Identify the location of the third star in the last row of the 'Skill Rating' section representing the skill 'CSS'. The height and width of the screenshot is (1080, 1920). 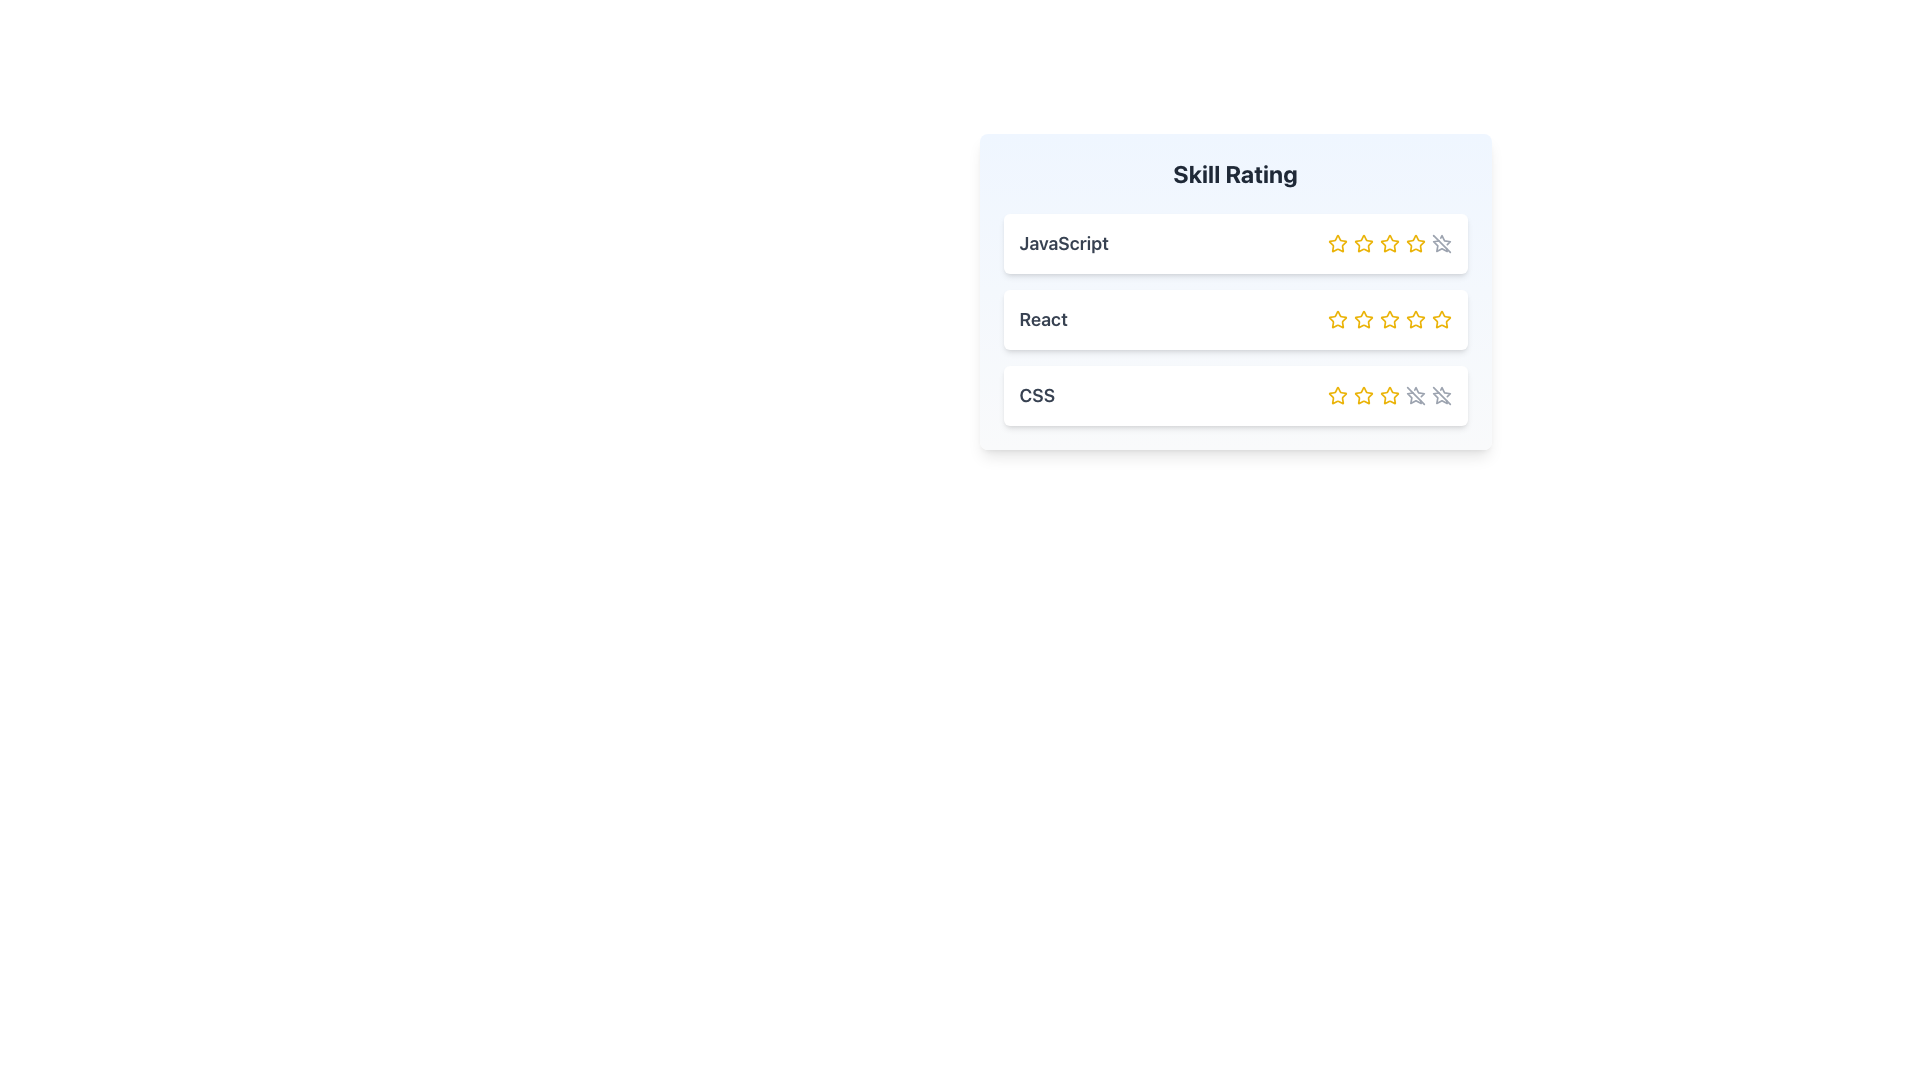
(1362, 395).